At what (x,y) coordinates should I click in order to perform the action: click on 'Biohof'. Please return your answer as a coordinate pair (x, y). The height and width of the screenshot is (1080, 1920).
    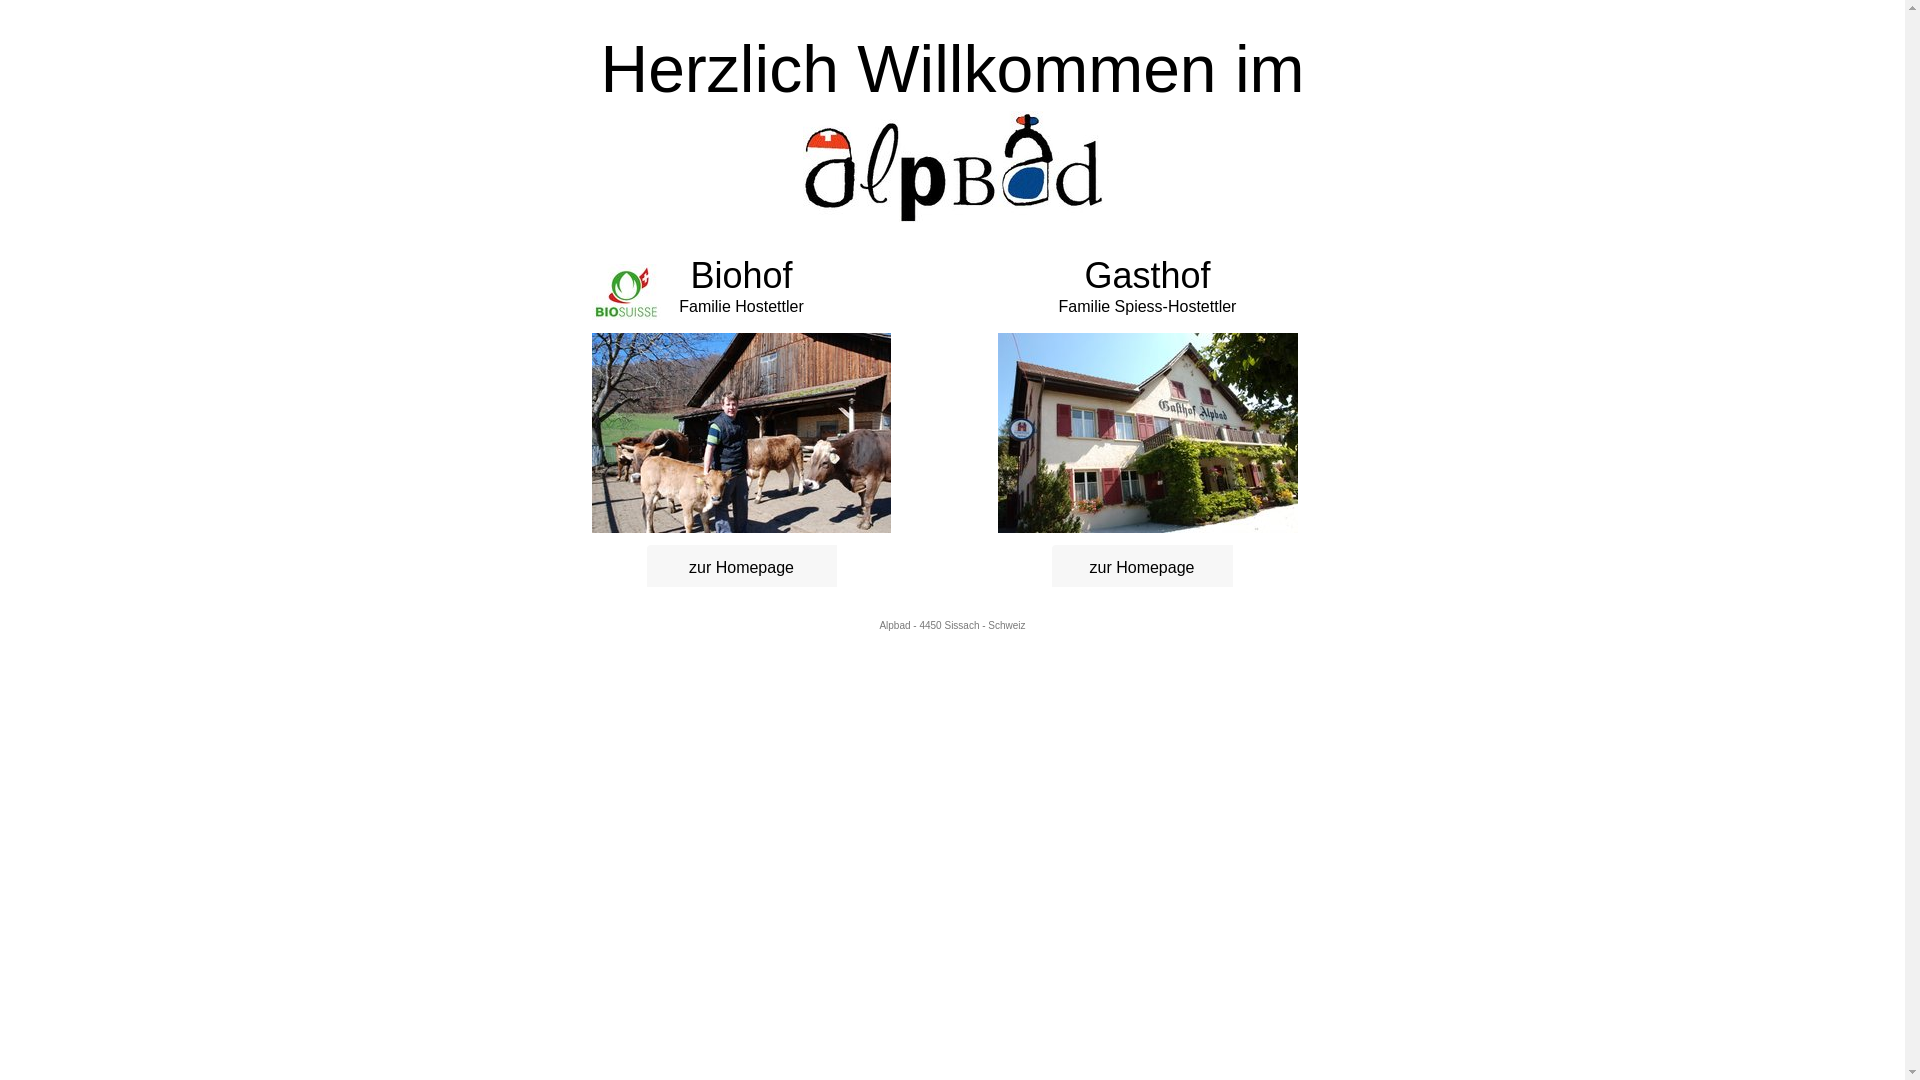
    Looking at the image, I should click on (739, 282).